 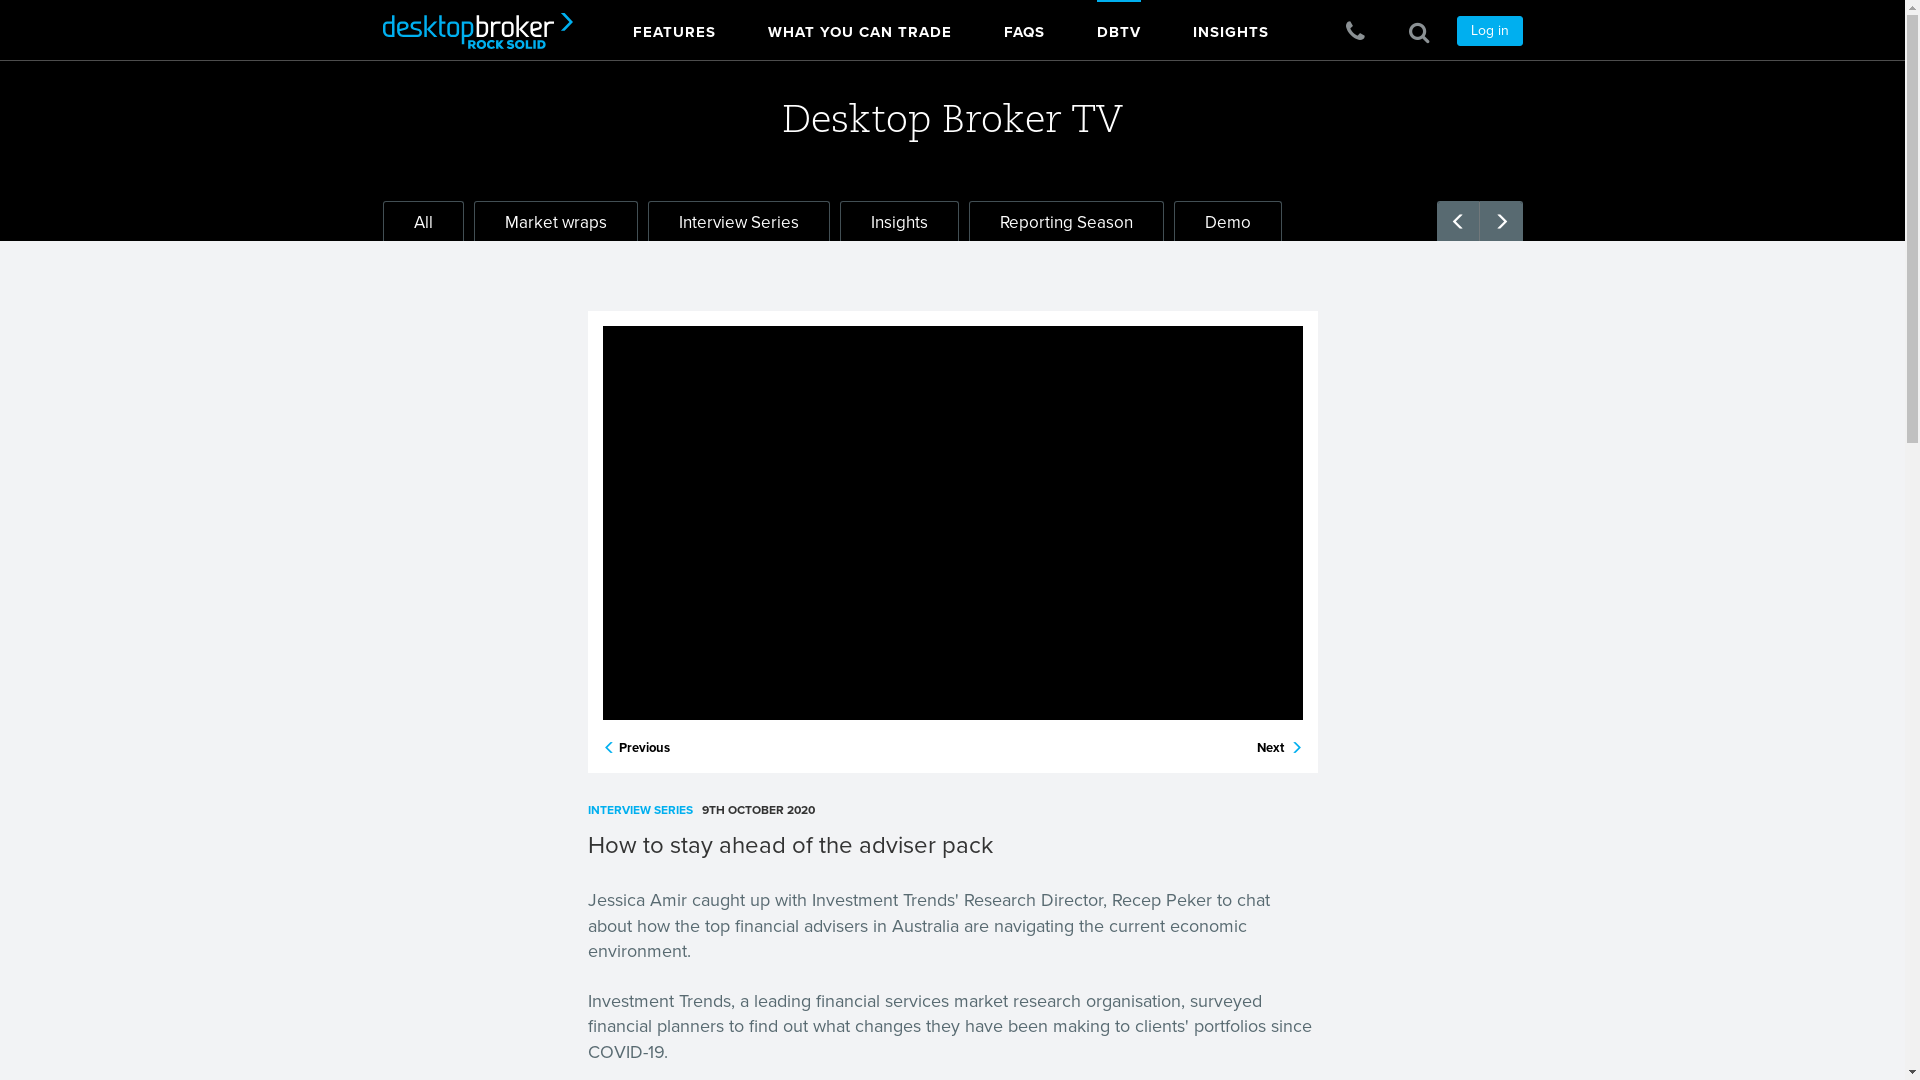 What do you see at coordinates (1417, 32) in the screenshot?
I see `'Search'` at bounding box center [1417, 32].